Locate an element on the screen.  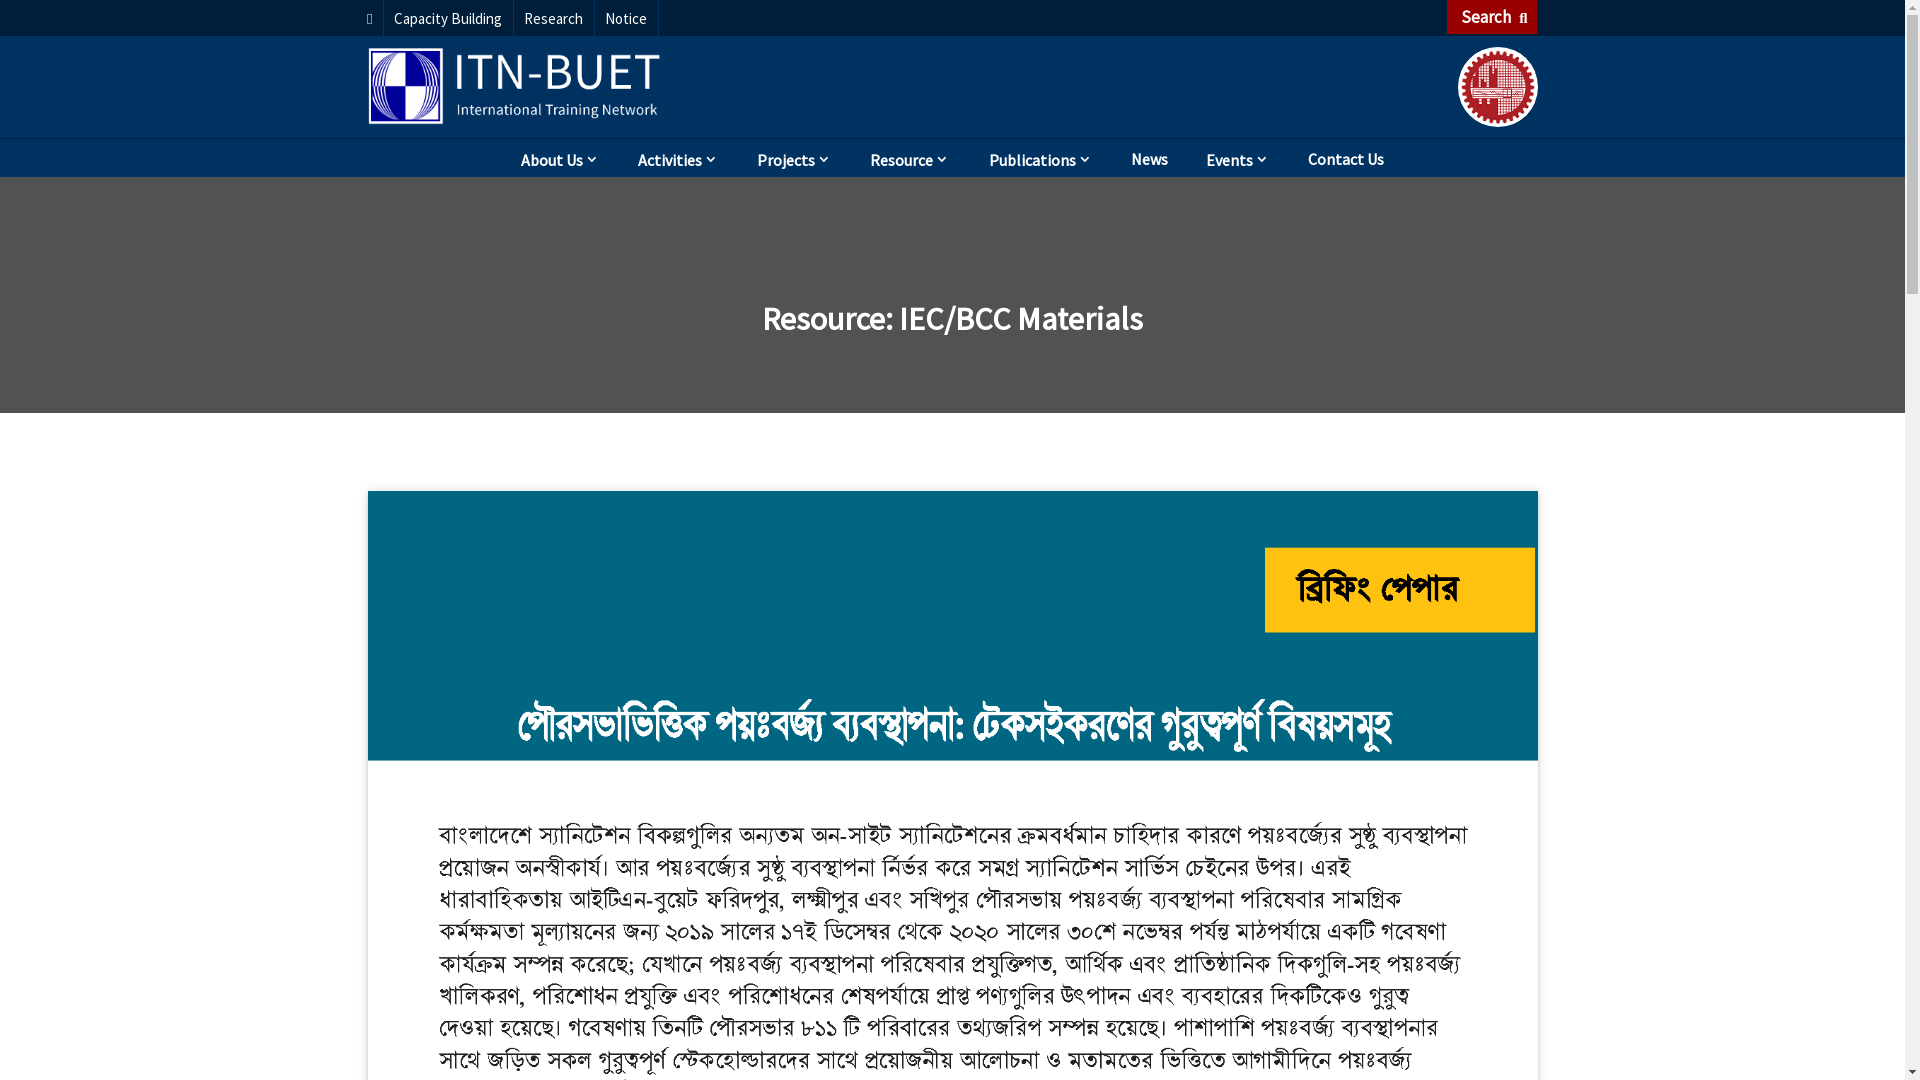
'Events' is located at coordinates (1237, 156).